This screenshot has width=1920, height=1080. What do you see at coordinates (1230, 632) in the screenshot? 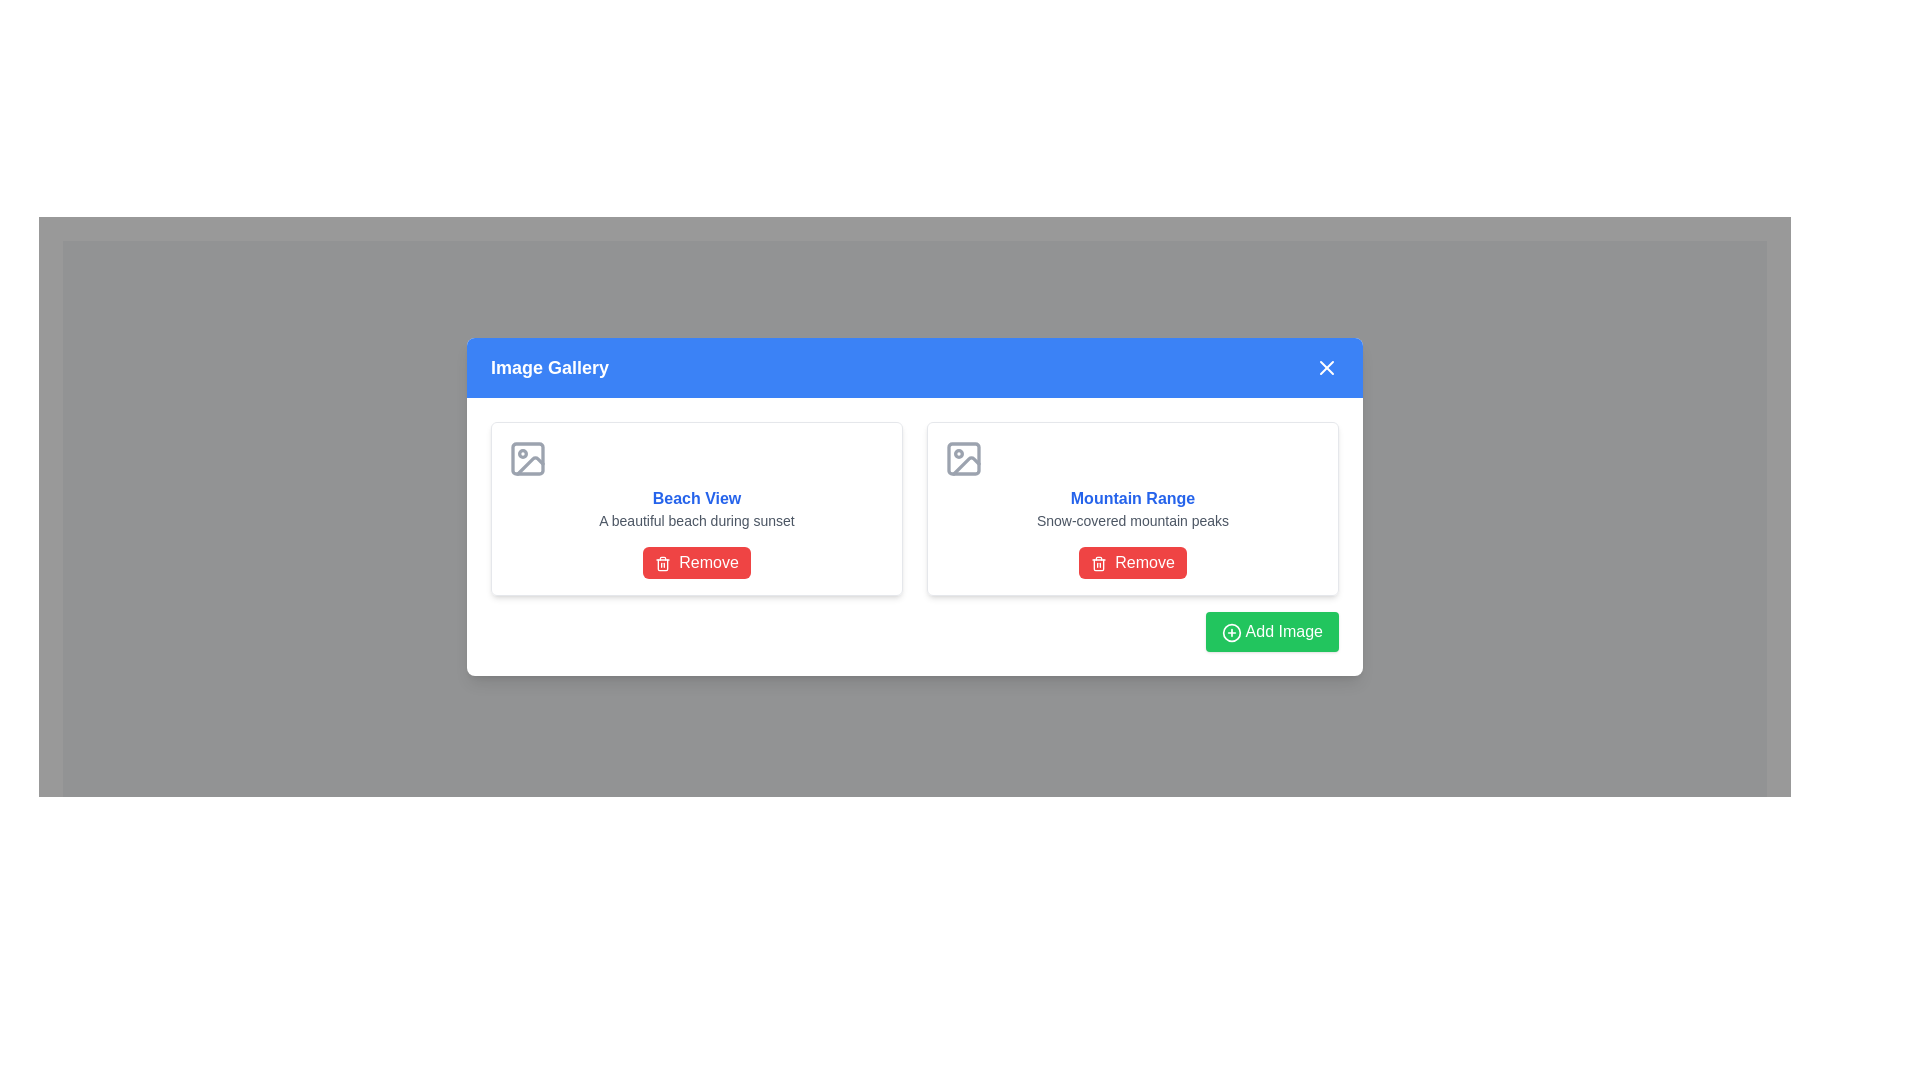
I see `the circular 'add' icon located to the left of the 'Add Image' button text within the green button at the bottom right of the modal` at bounding box center [1230, 632].